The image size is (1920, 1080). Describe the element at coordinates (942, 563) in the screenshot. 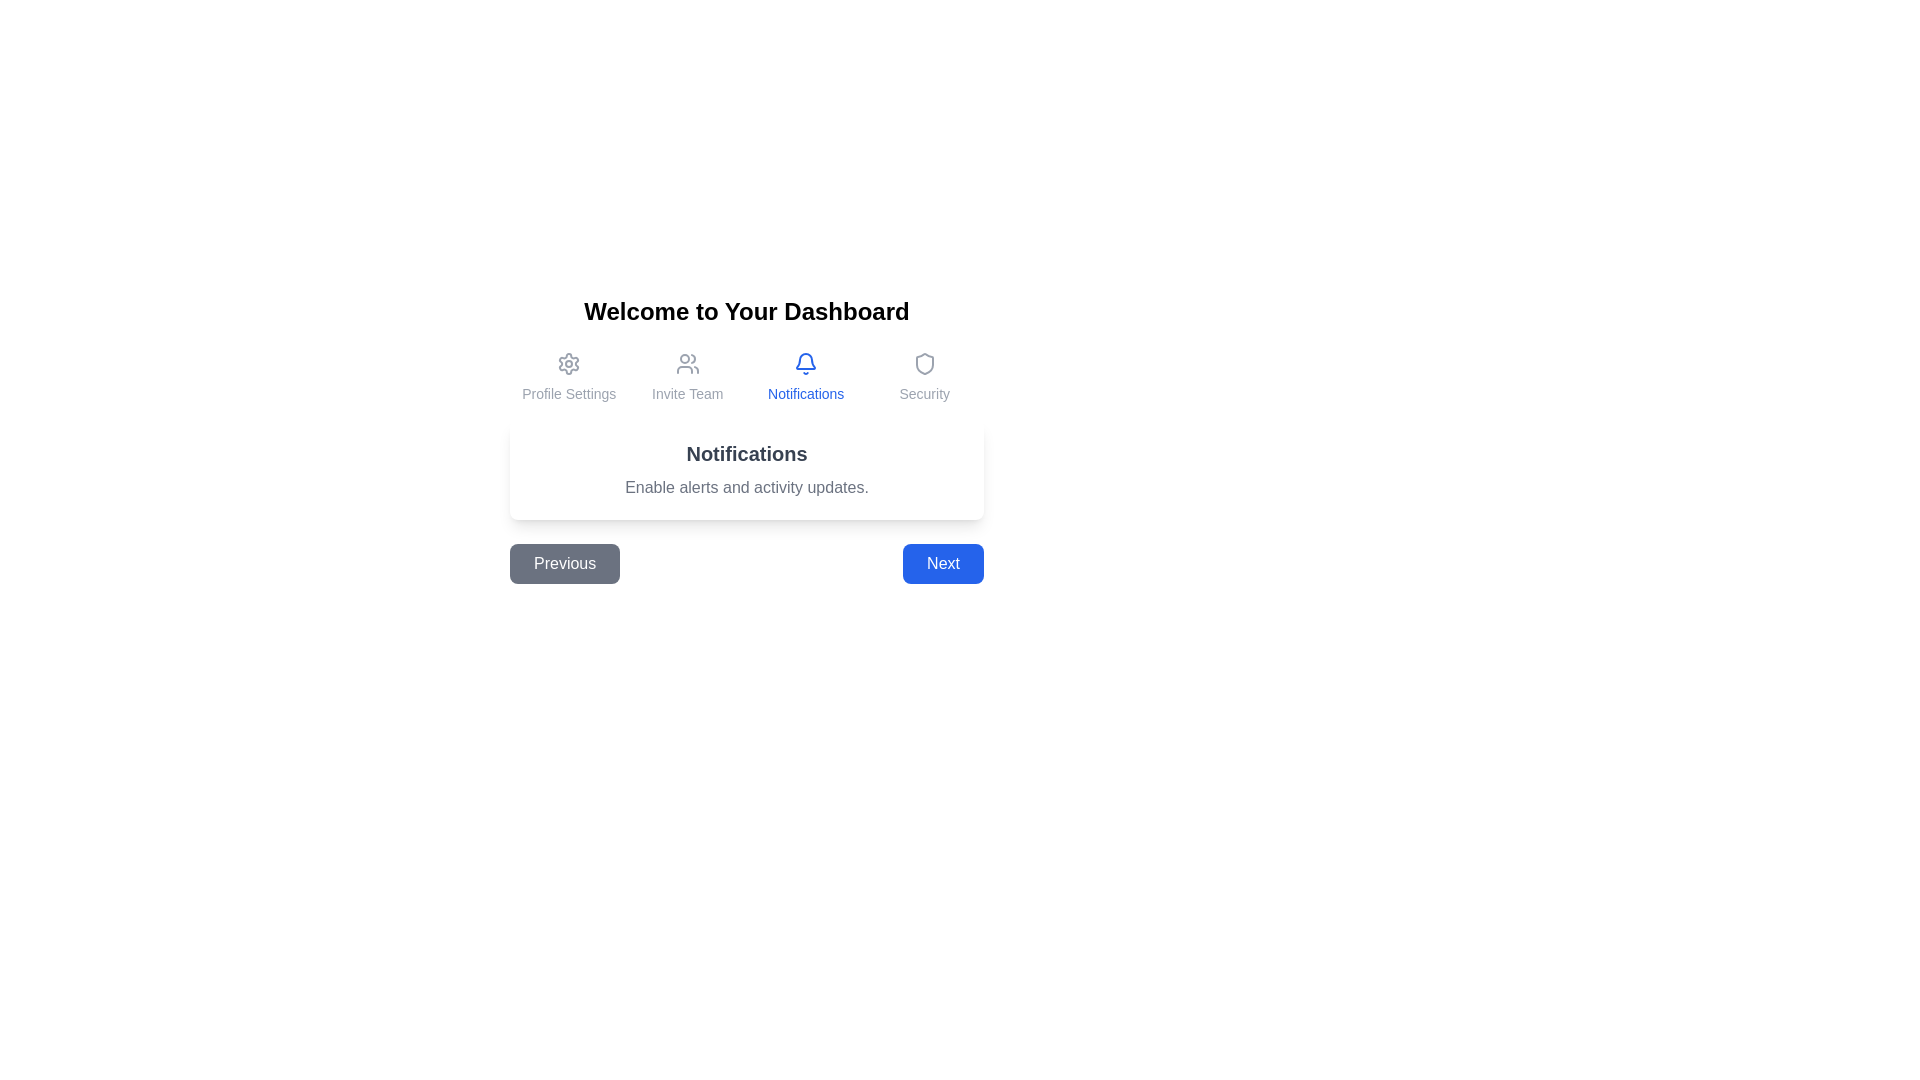

I see `the 'Next' button, which has a blue background and white text, located in the bottom-right corner of the interface` at that location.